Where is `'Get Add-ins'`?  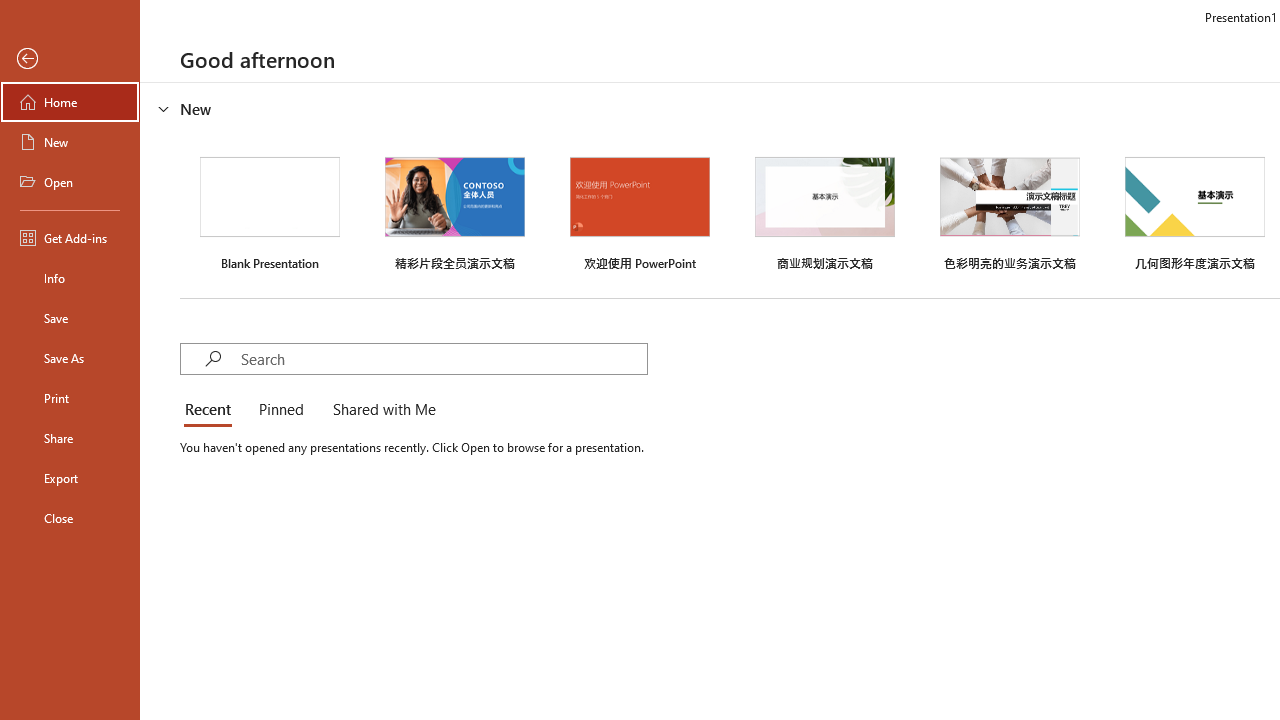
'Get Add-ins' is located at coordinates (69, 236).